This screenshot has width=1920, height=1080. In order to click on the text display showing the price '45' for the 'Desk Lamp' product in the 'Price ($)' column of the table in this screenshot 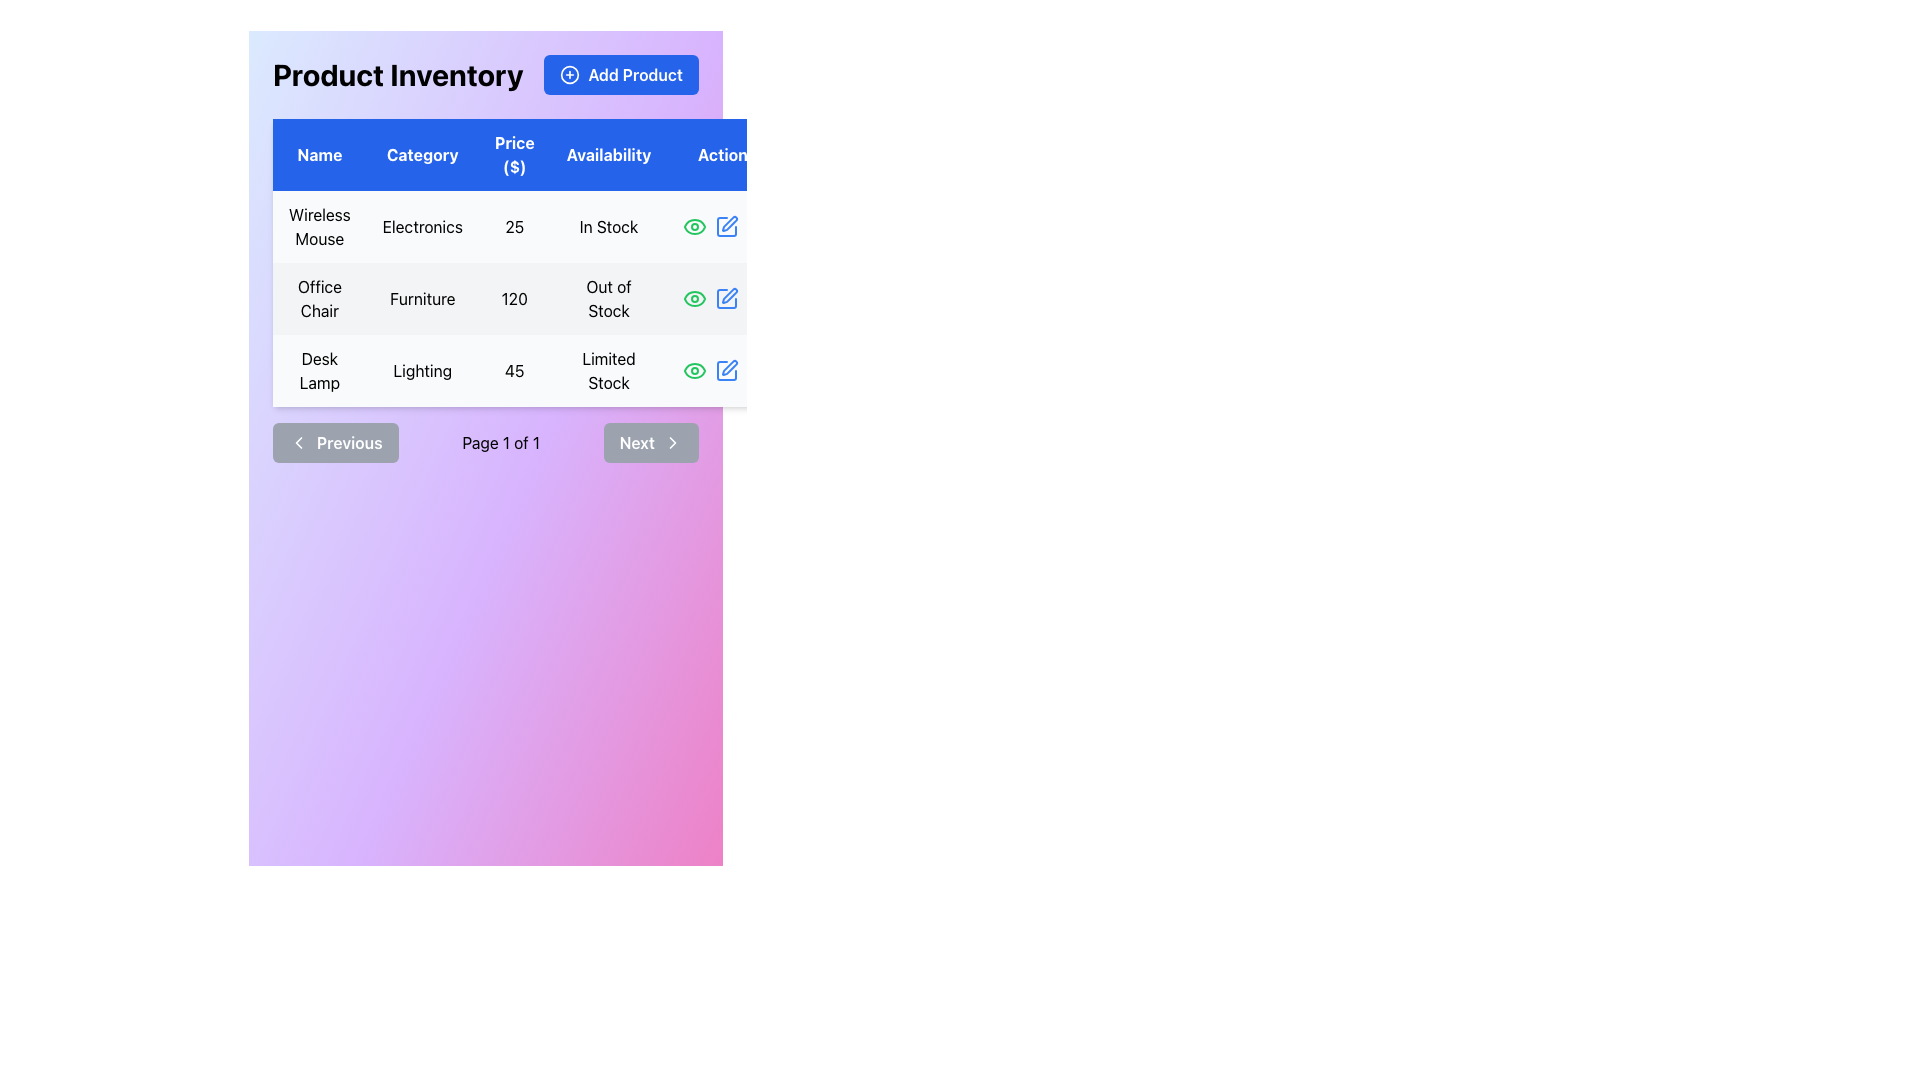, I will do `click(514, 370)`.